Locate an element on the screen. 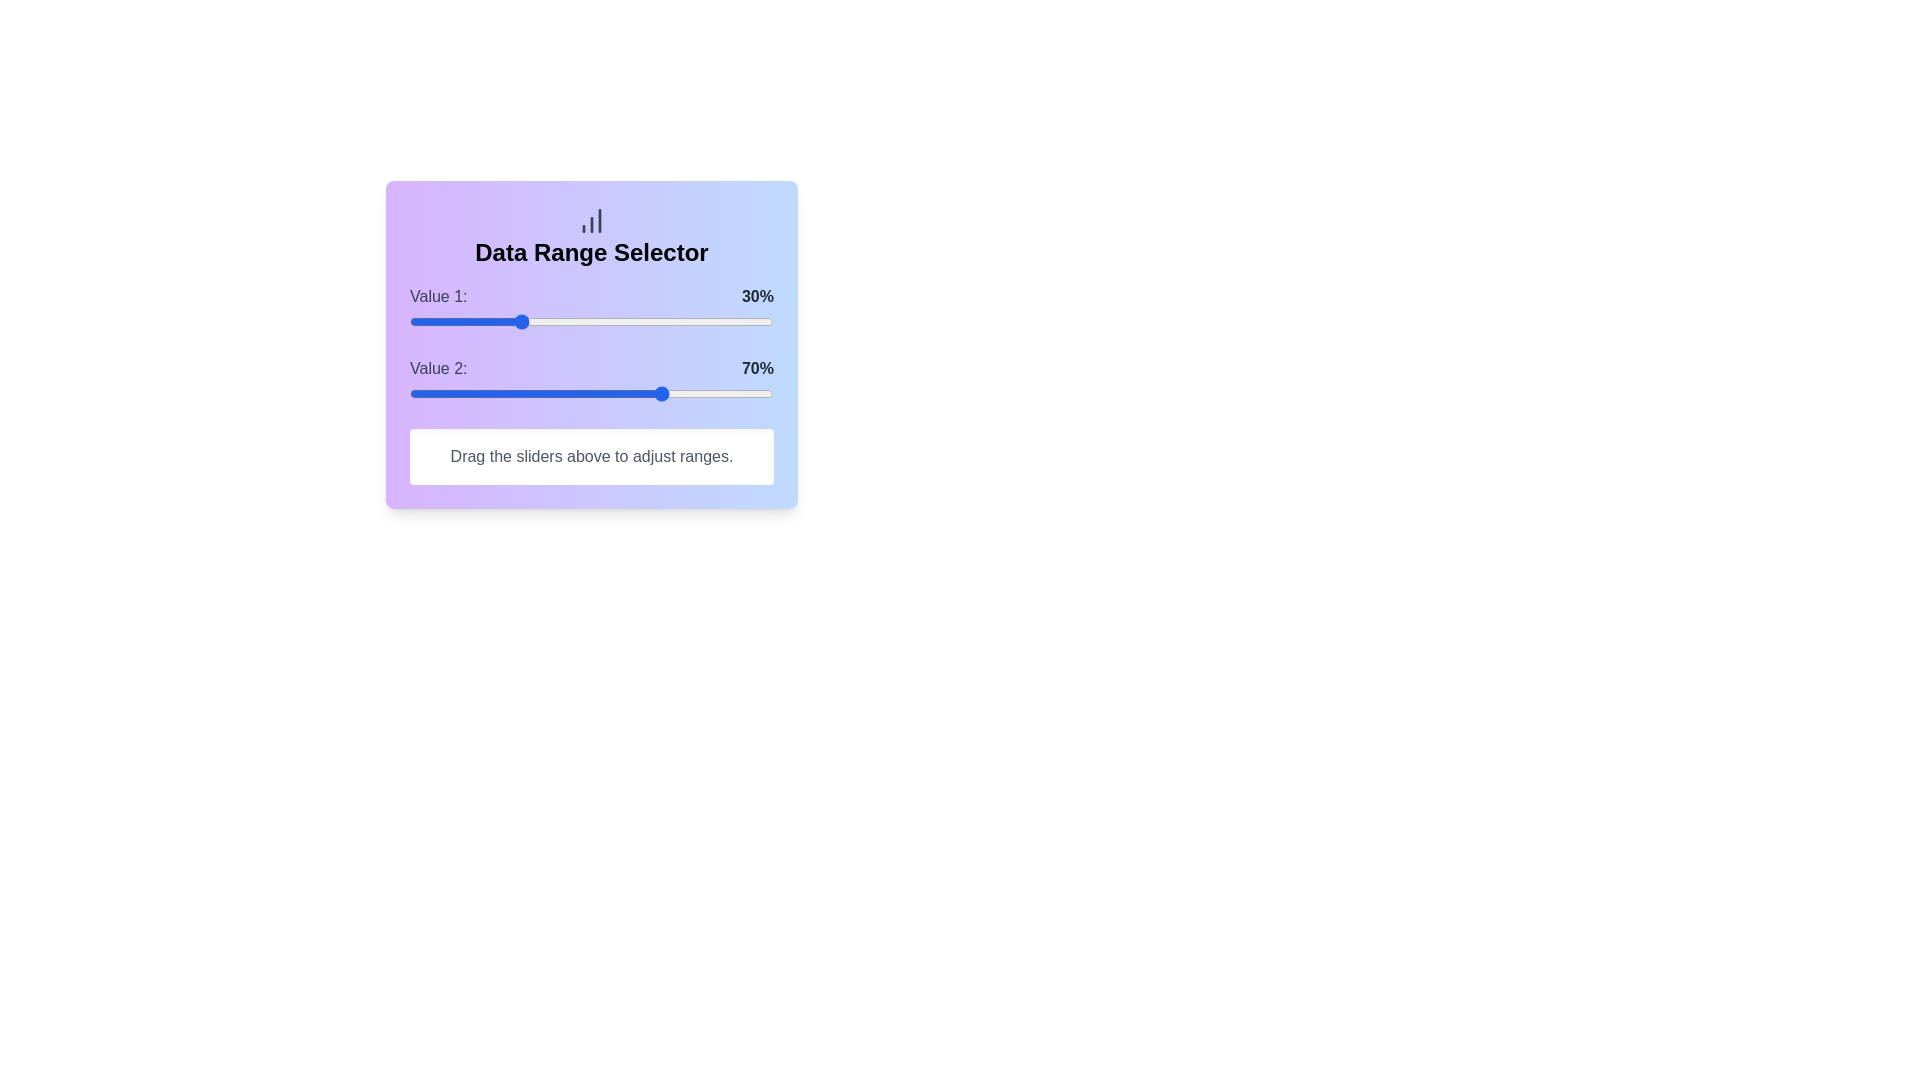 This screenshot has height=1080, width=1920. the Value 2 slider to 76% is located at coordinates (686, 393).